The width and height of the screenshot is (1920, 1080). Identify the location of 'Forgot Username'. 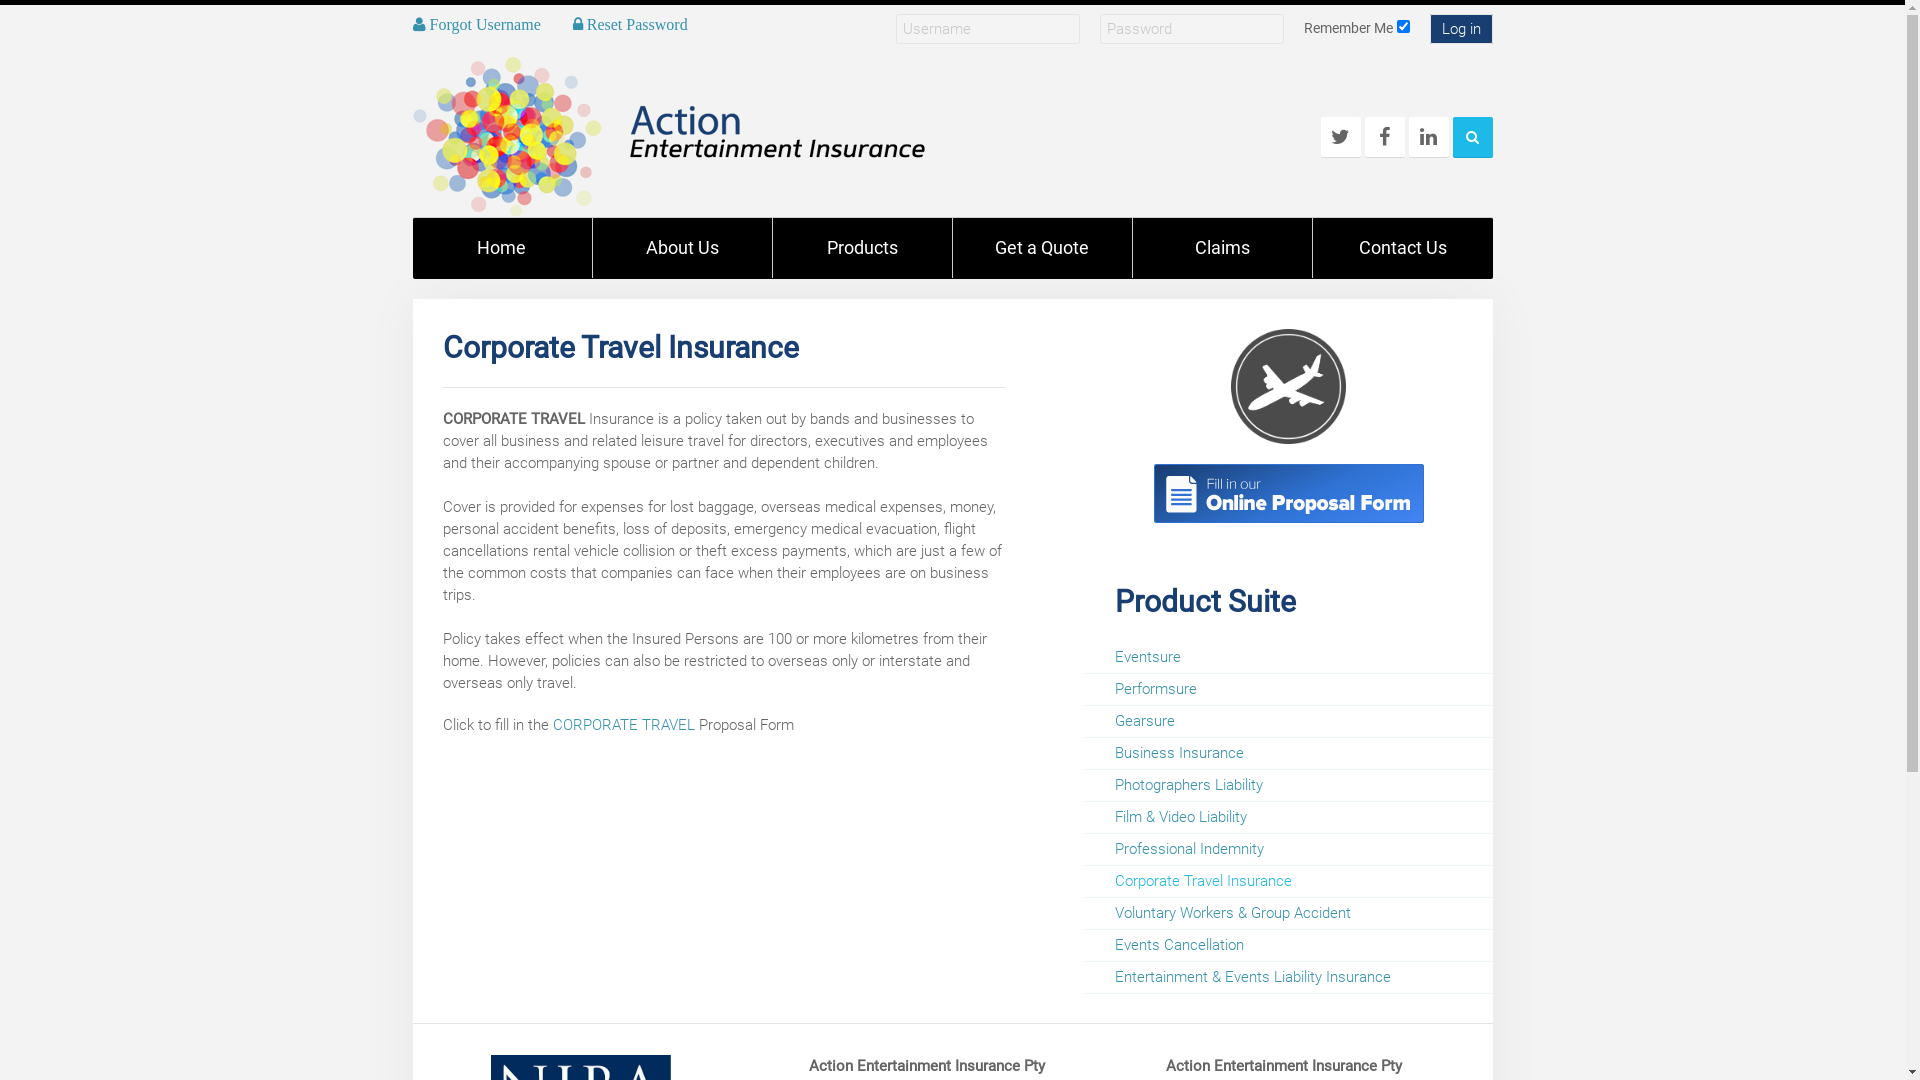
(474, 23).